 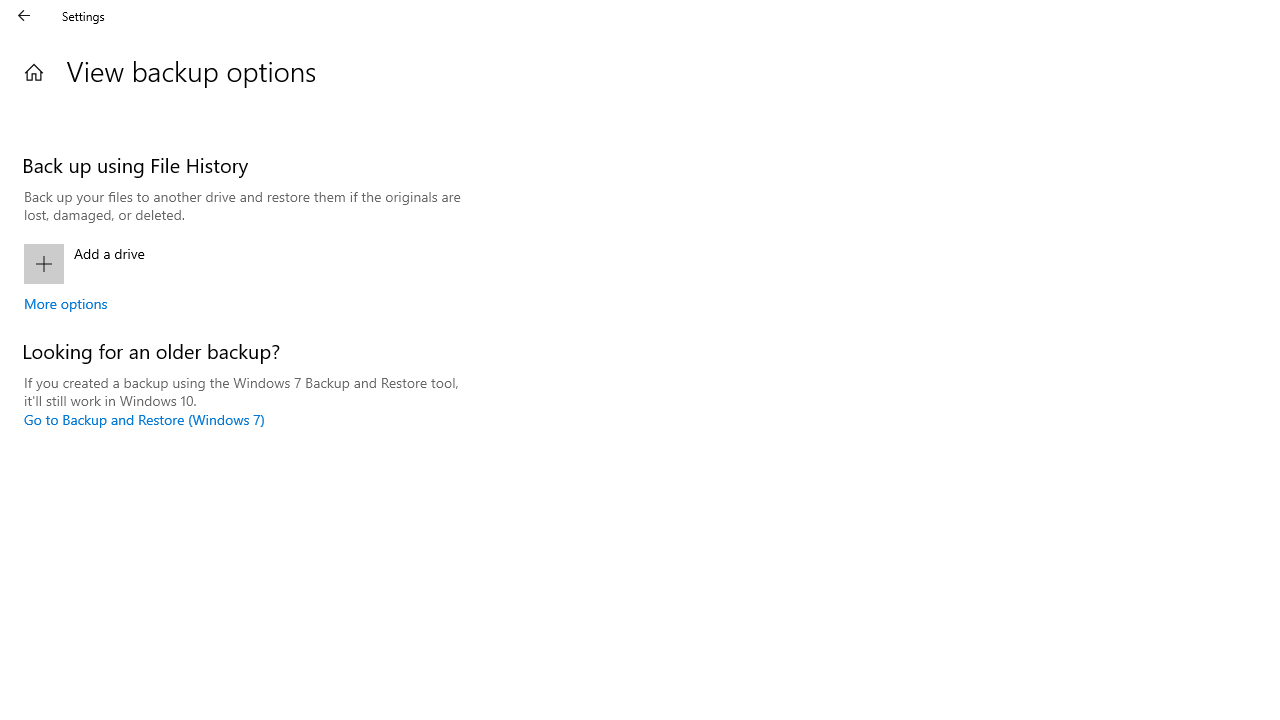 What do you see at coordinates (33, 71) in the screenshot?
I see `'Home'` at bounding box center [33, 71].